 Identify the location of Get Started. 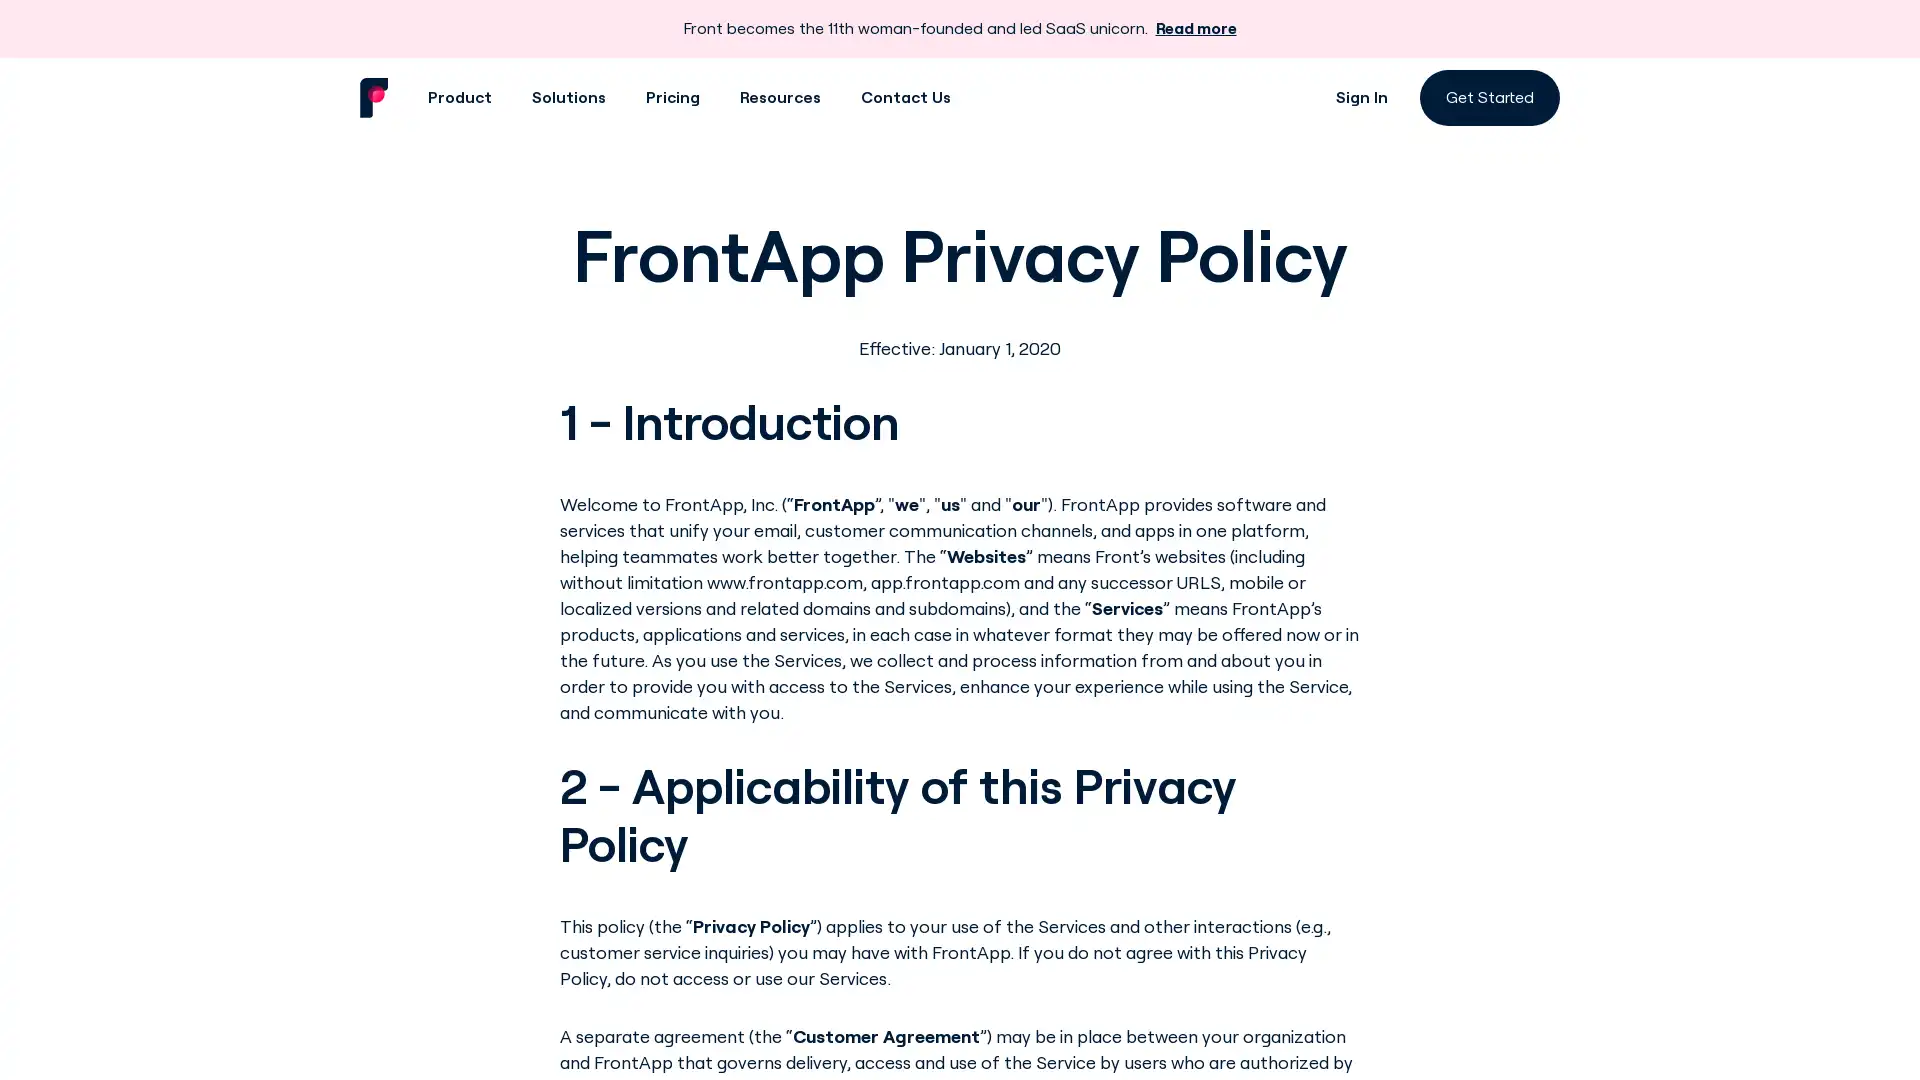
(1489, 97).